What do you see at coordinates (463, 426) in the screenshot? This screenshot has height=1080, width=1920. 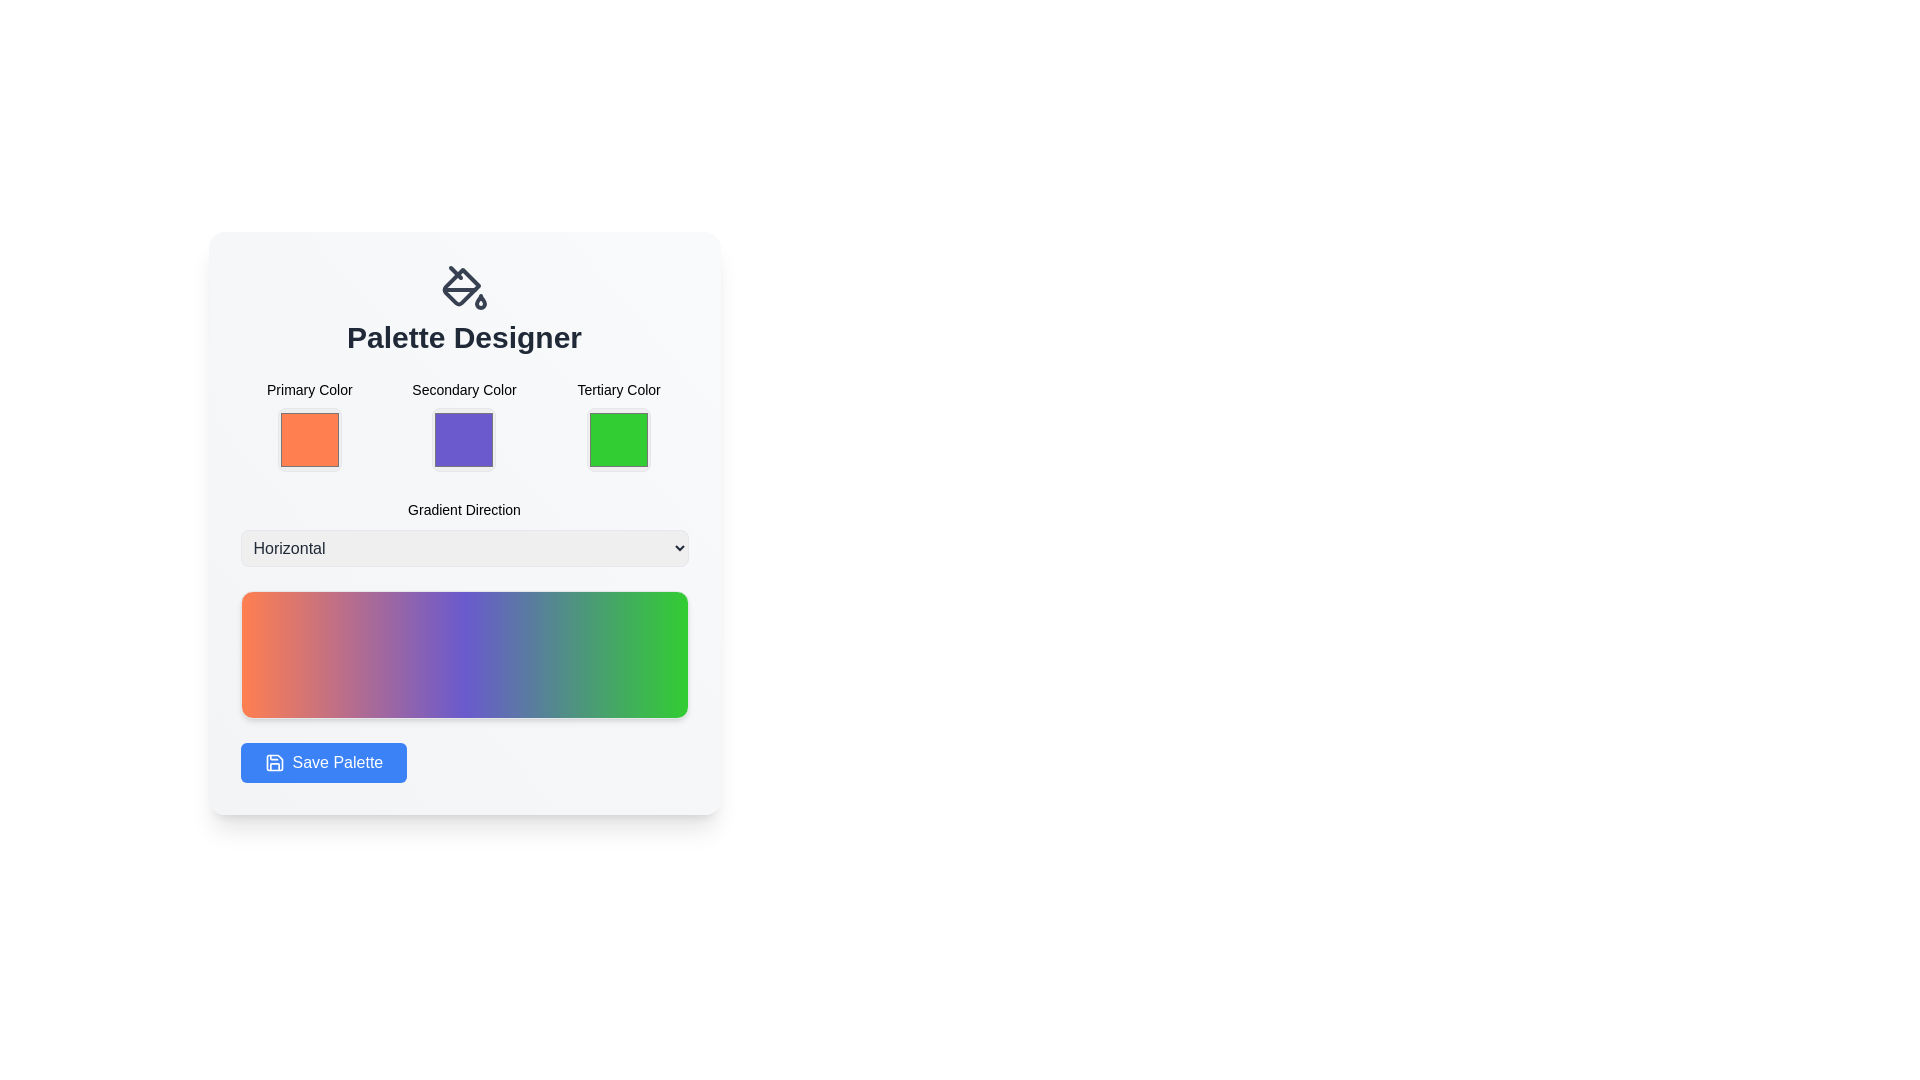 I see `the interactive color selection block labeled 'Secondary Color' with a purple background` at bounding box center [463, 426].